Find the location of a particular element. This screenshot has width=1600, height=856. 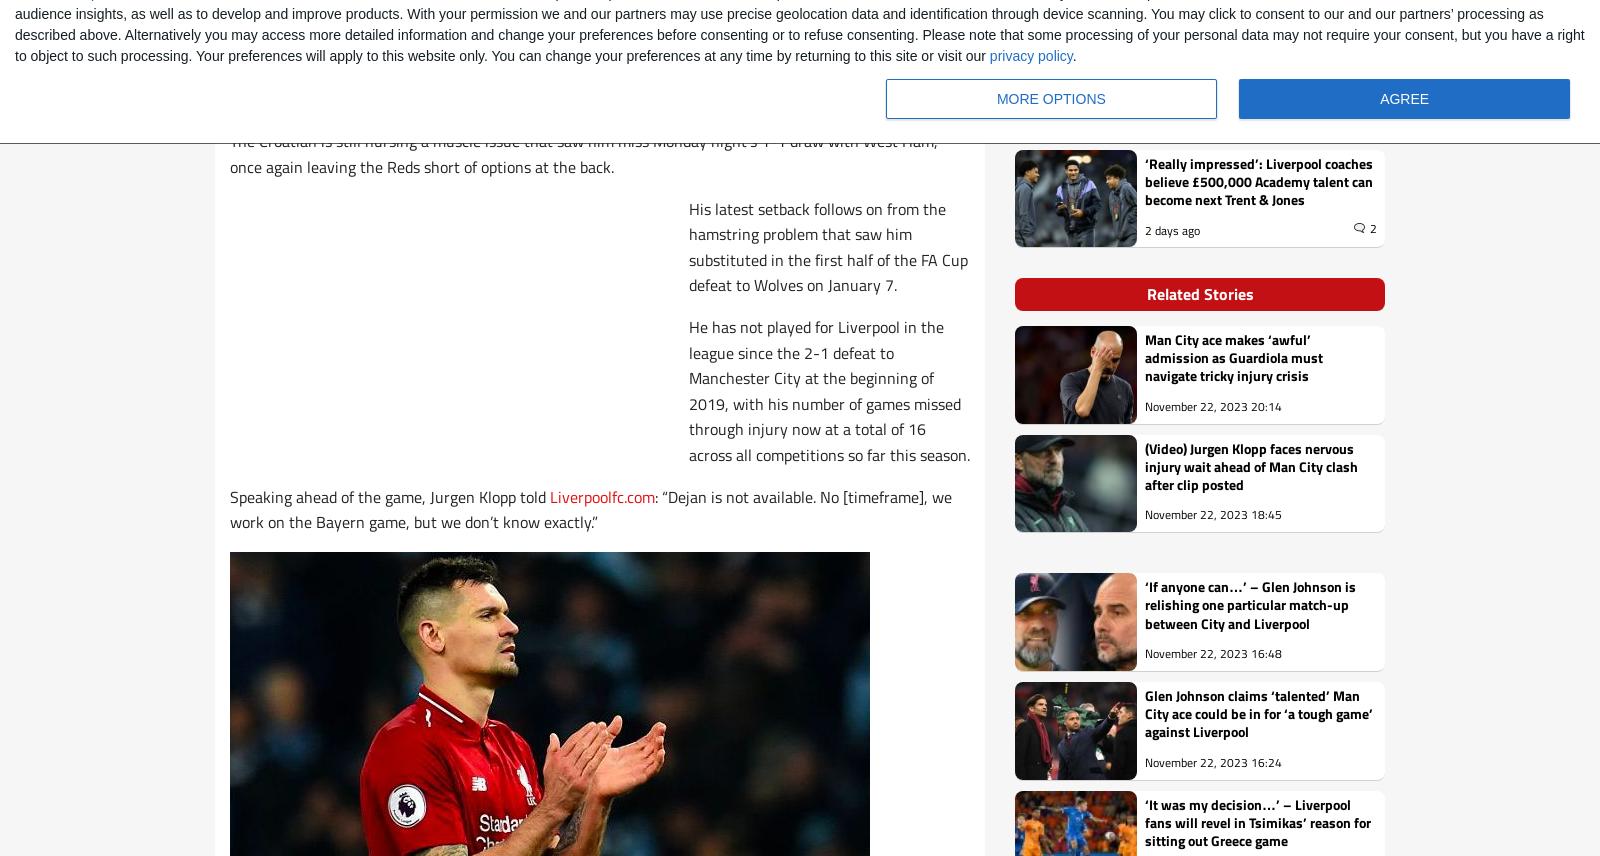

'‘It was my decision…’ – Liverpool fans will revel in Tsimikas’ reason for sitting out Greece game' is located at coordinates (1257, 820).